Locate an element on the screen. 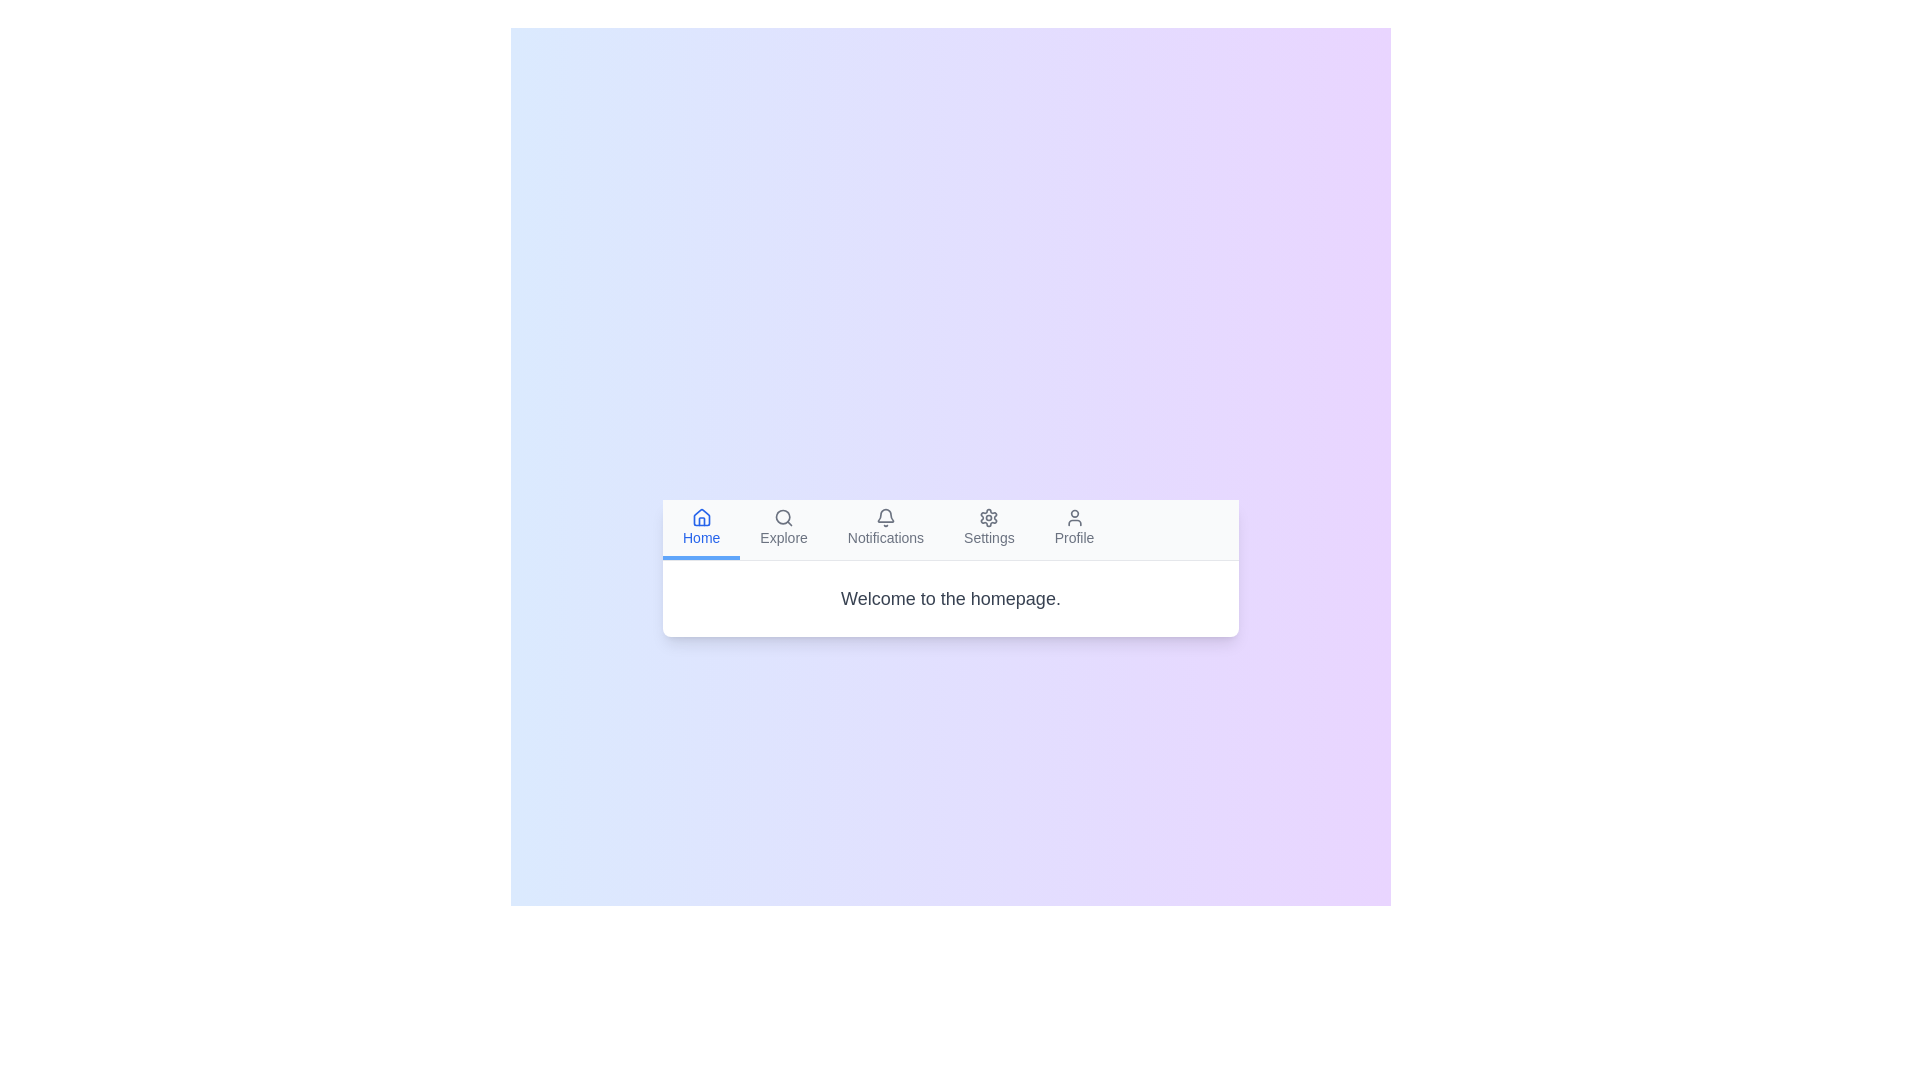 The image size is (1920, 1080). the tab labeled Explore to select it is located at coordinates (783, 528).